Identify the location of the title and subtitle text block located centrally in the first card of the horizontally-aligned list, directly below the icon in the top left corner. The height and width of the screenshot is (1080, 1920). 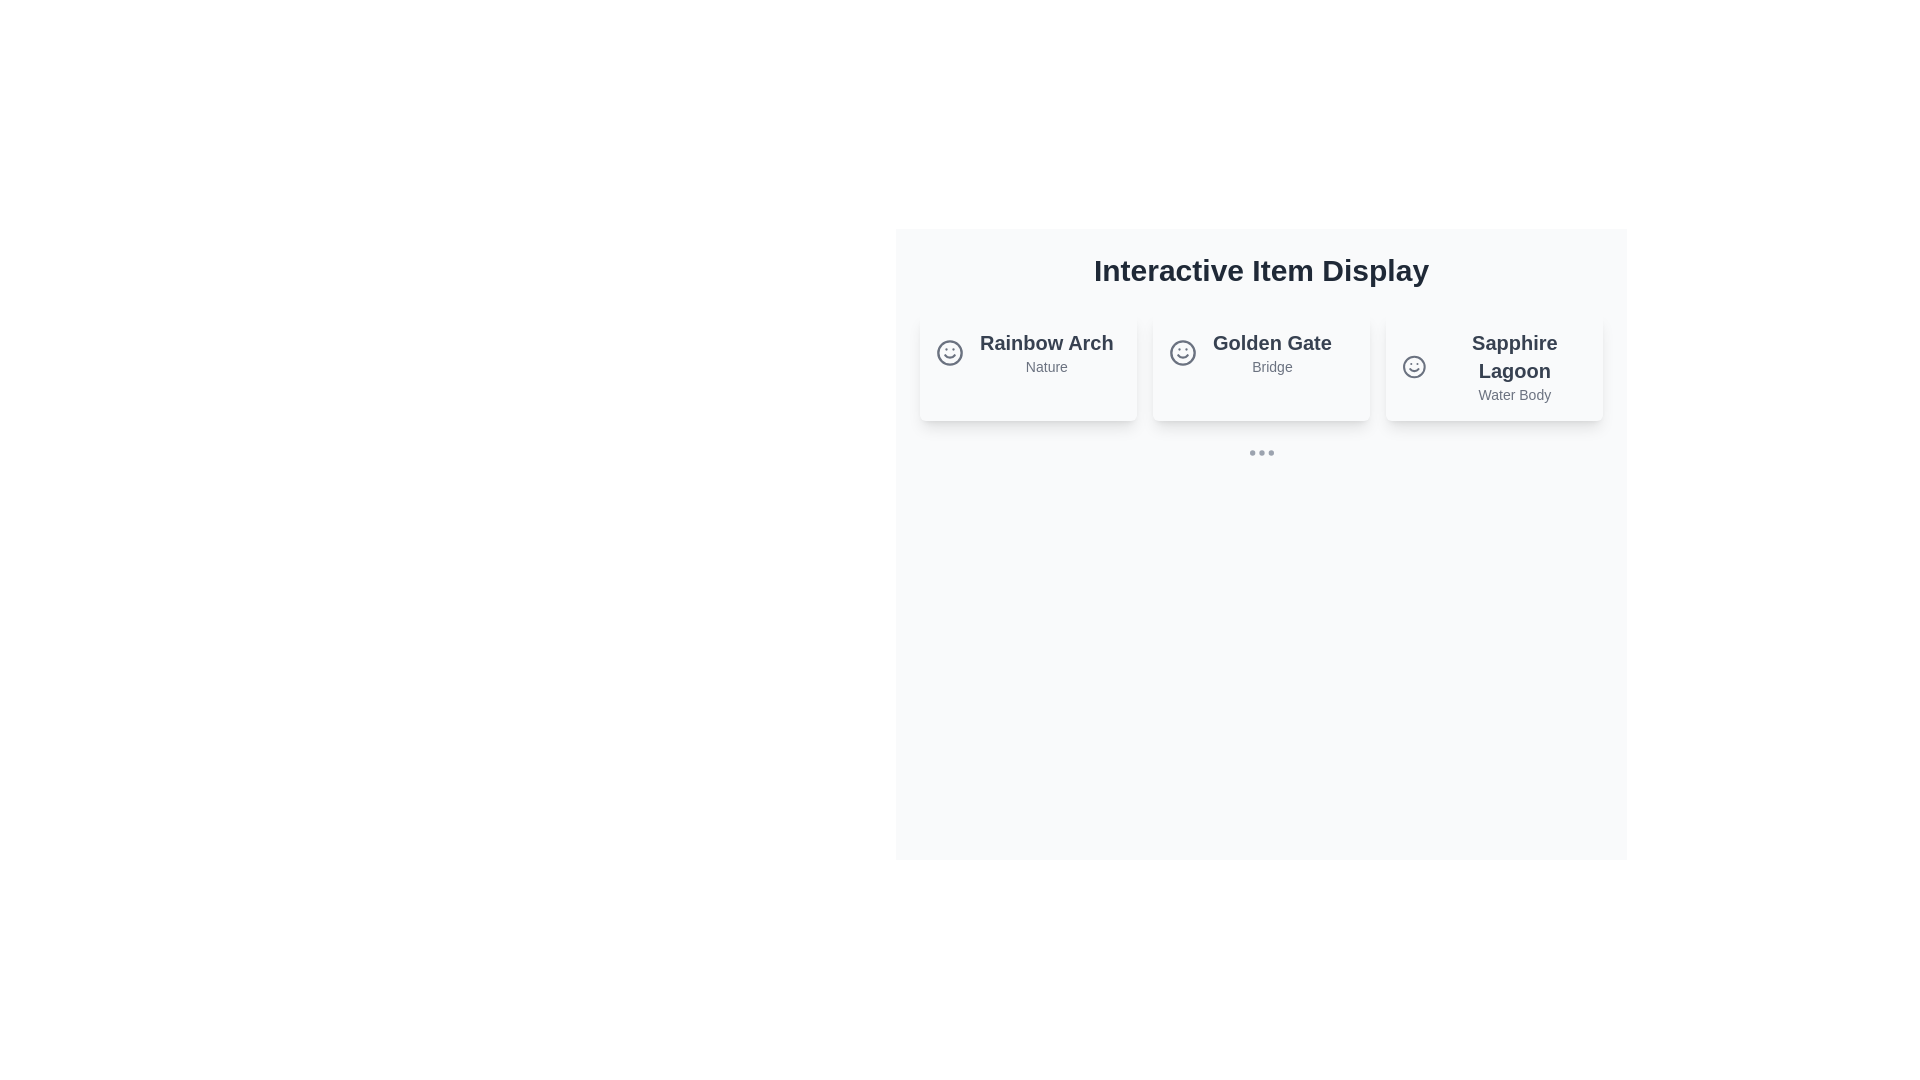
(1045, 352).